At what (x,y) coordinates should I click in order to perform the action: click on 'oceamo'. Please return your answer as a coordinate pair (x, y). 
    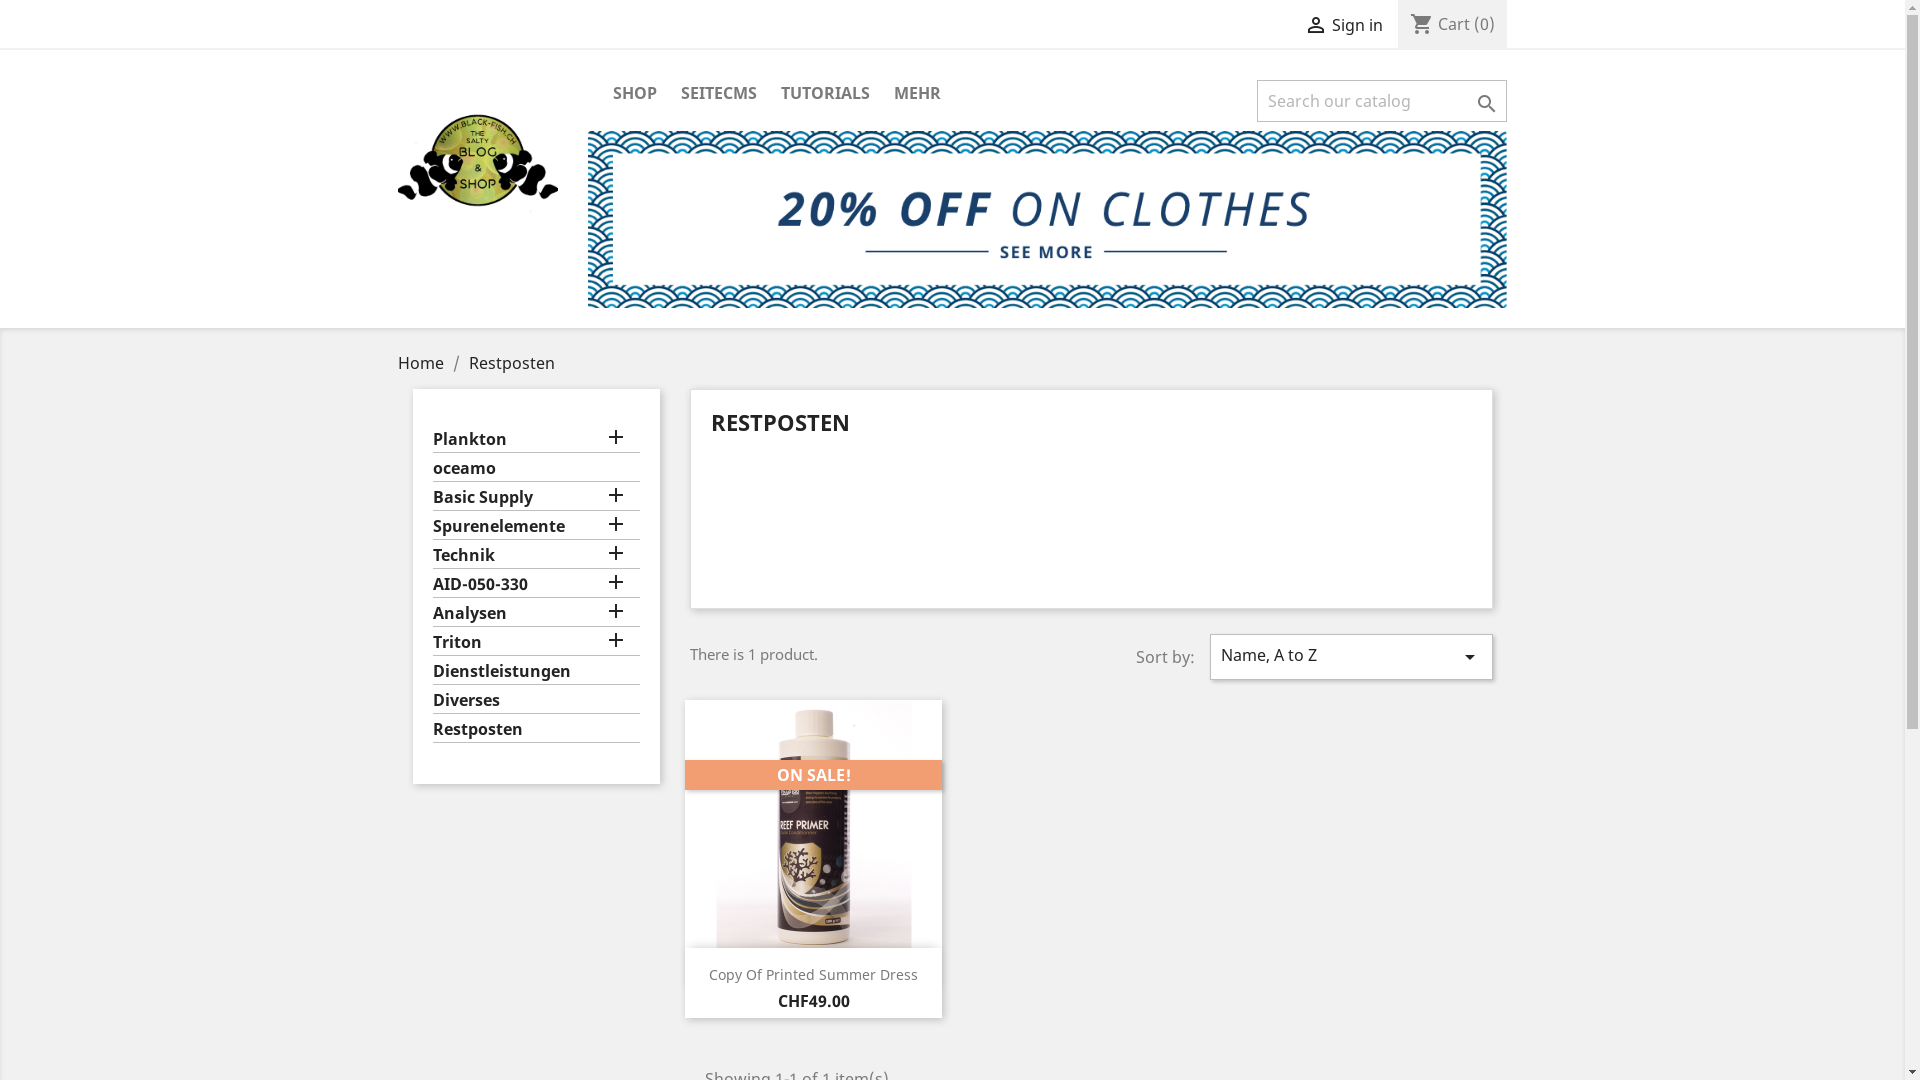
    Looking at the image, I should click on (536, 470).